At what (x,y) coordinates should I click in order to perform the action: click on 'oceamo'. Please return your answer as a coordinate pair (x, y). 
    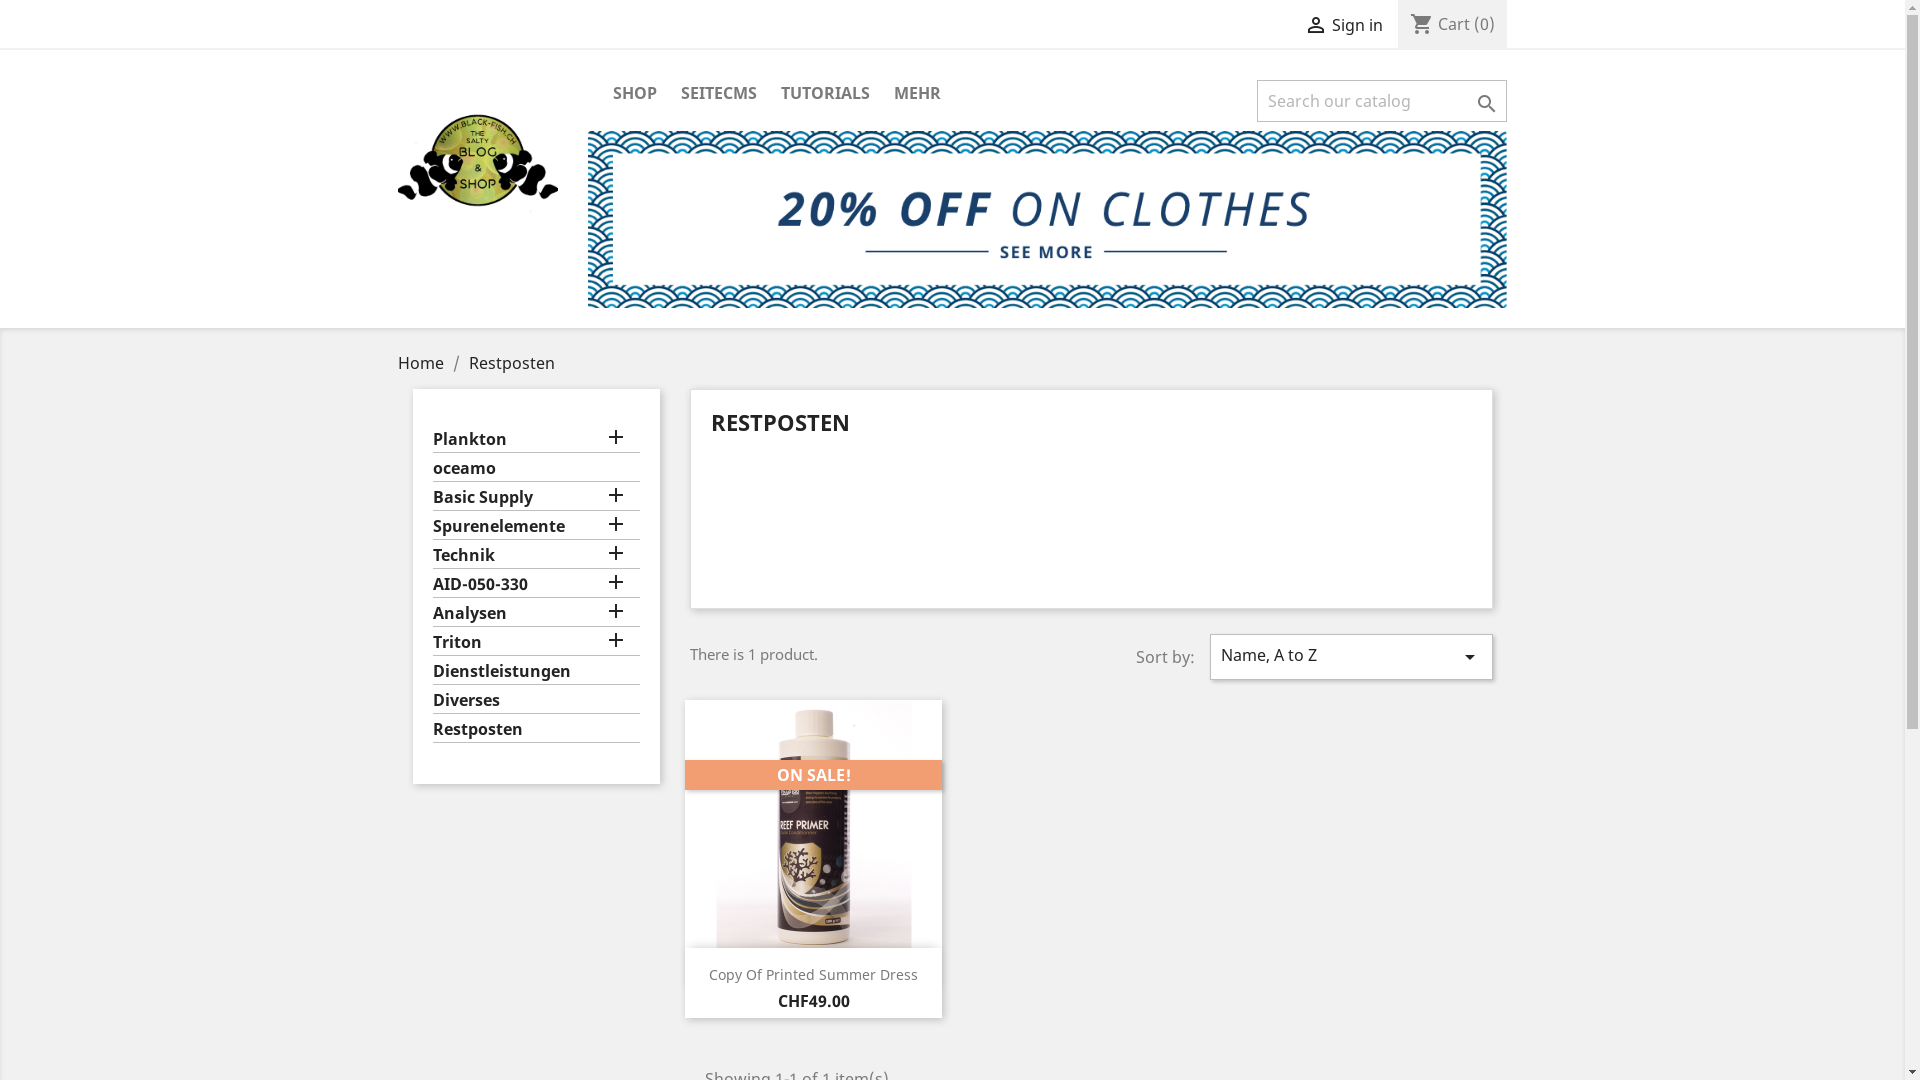
    Looking at the image, I should click on (536, 470).